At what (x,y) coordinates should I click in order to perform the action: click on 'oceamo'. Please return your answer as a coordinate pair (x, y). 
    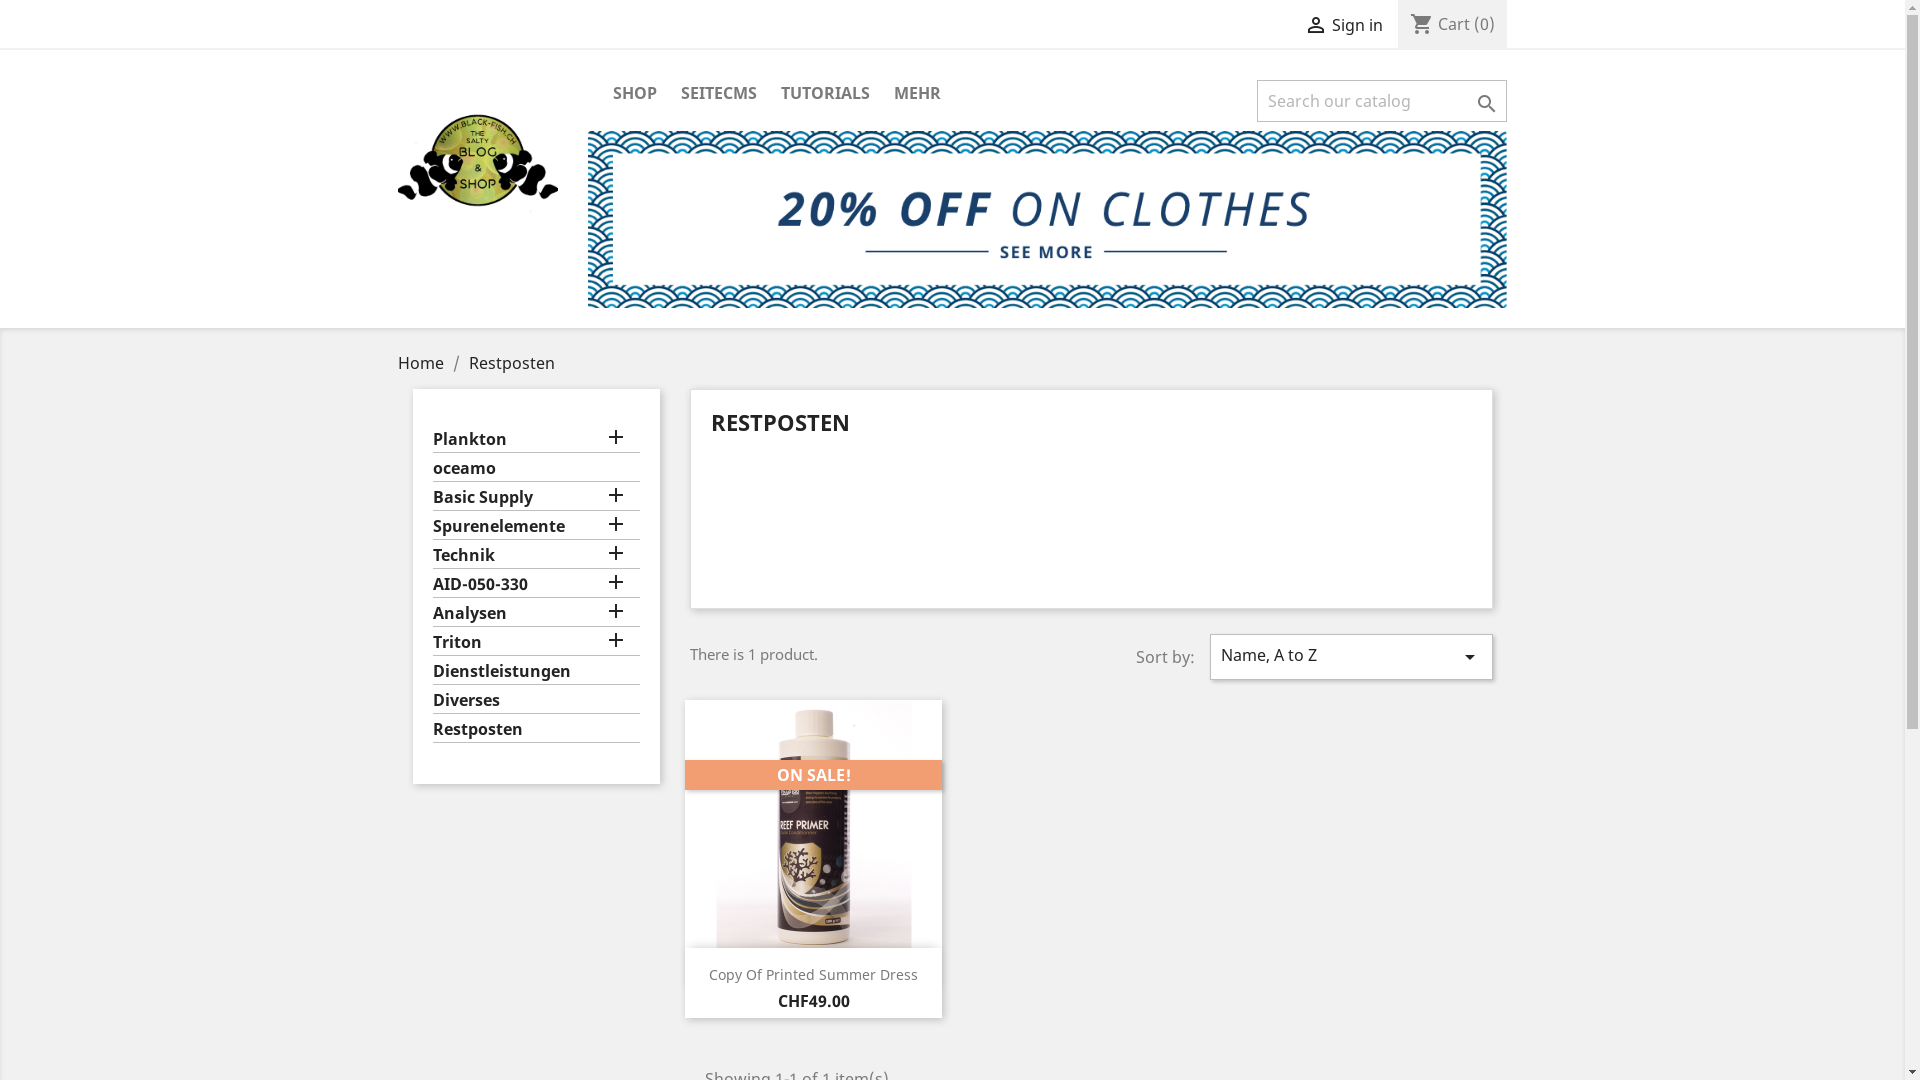
    Looking at the image, I should click on (536, 470).